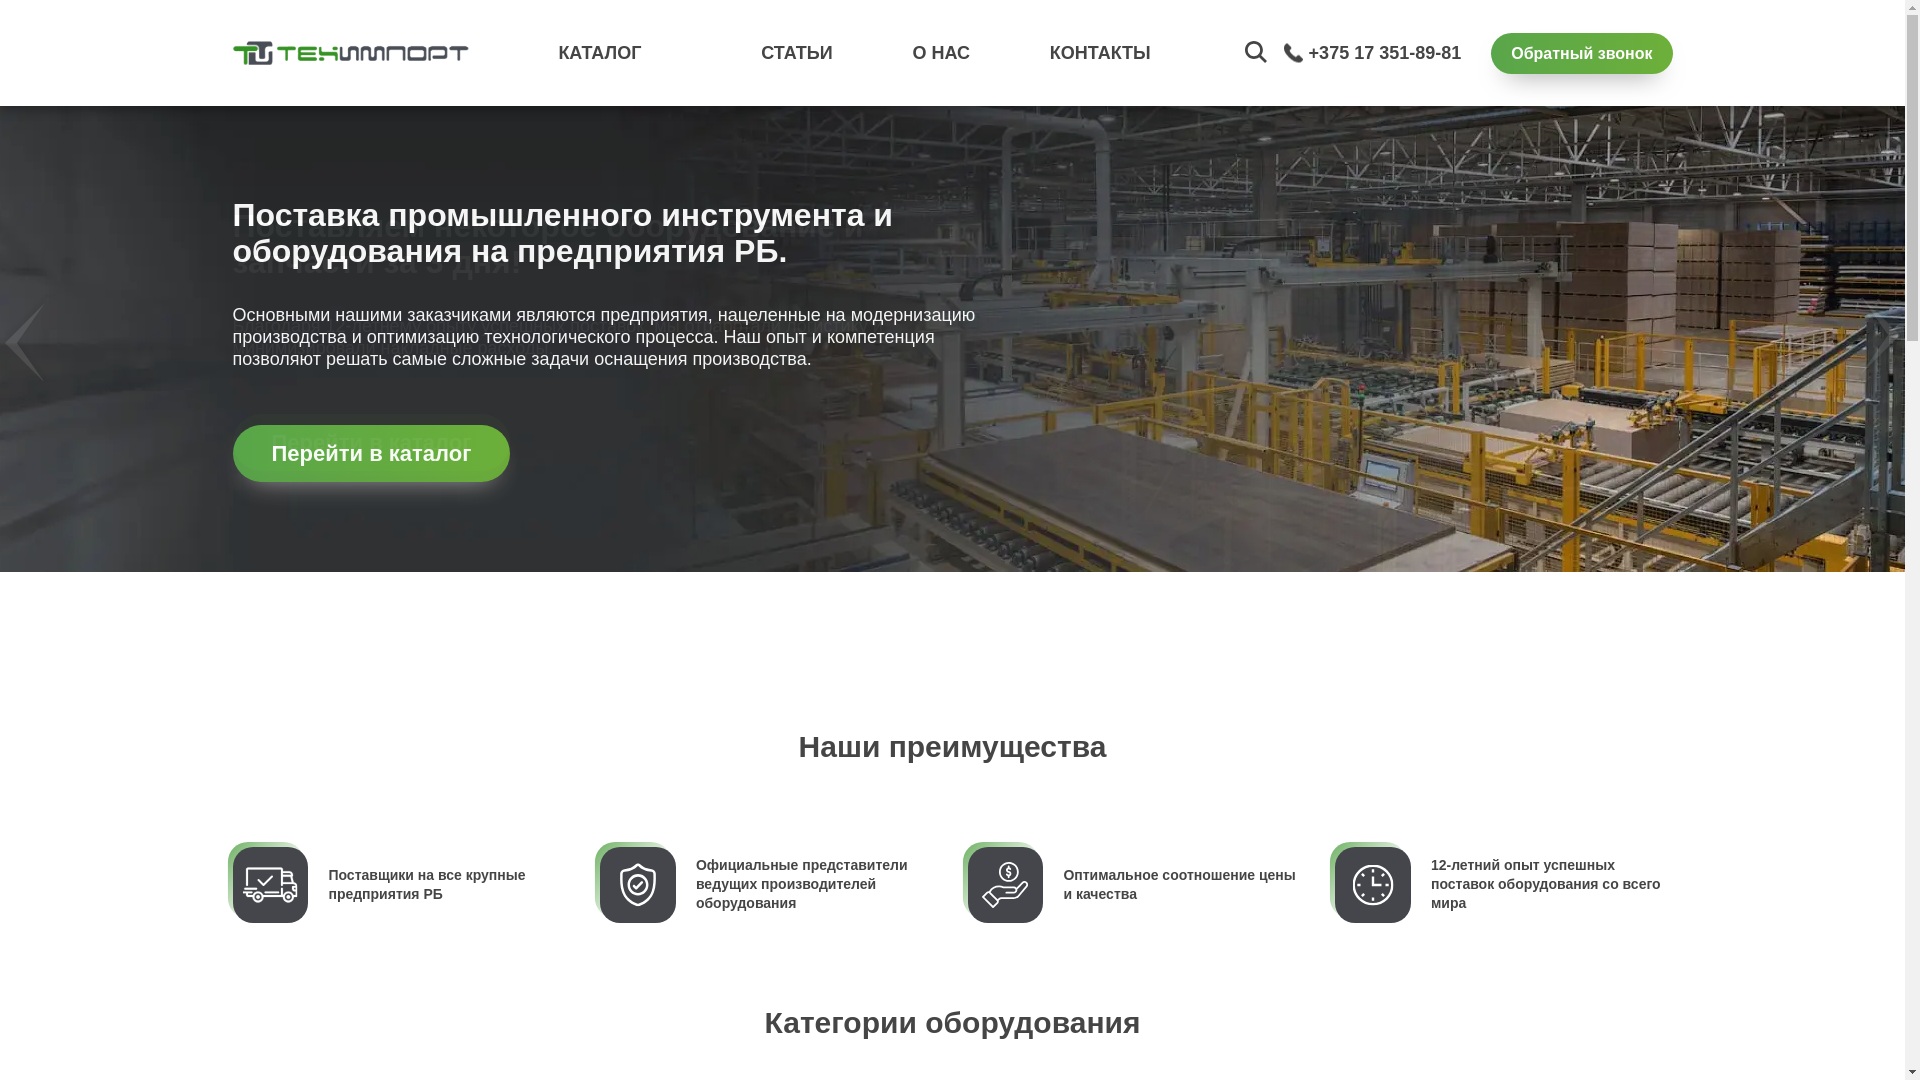 This screenshot has height=1080, width=1920. I want to click on '+375 17 351-89-81', so click(1384, 52).